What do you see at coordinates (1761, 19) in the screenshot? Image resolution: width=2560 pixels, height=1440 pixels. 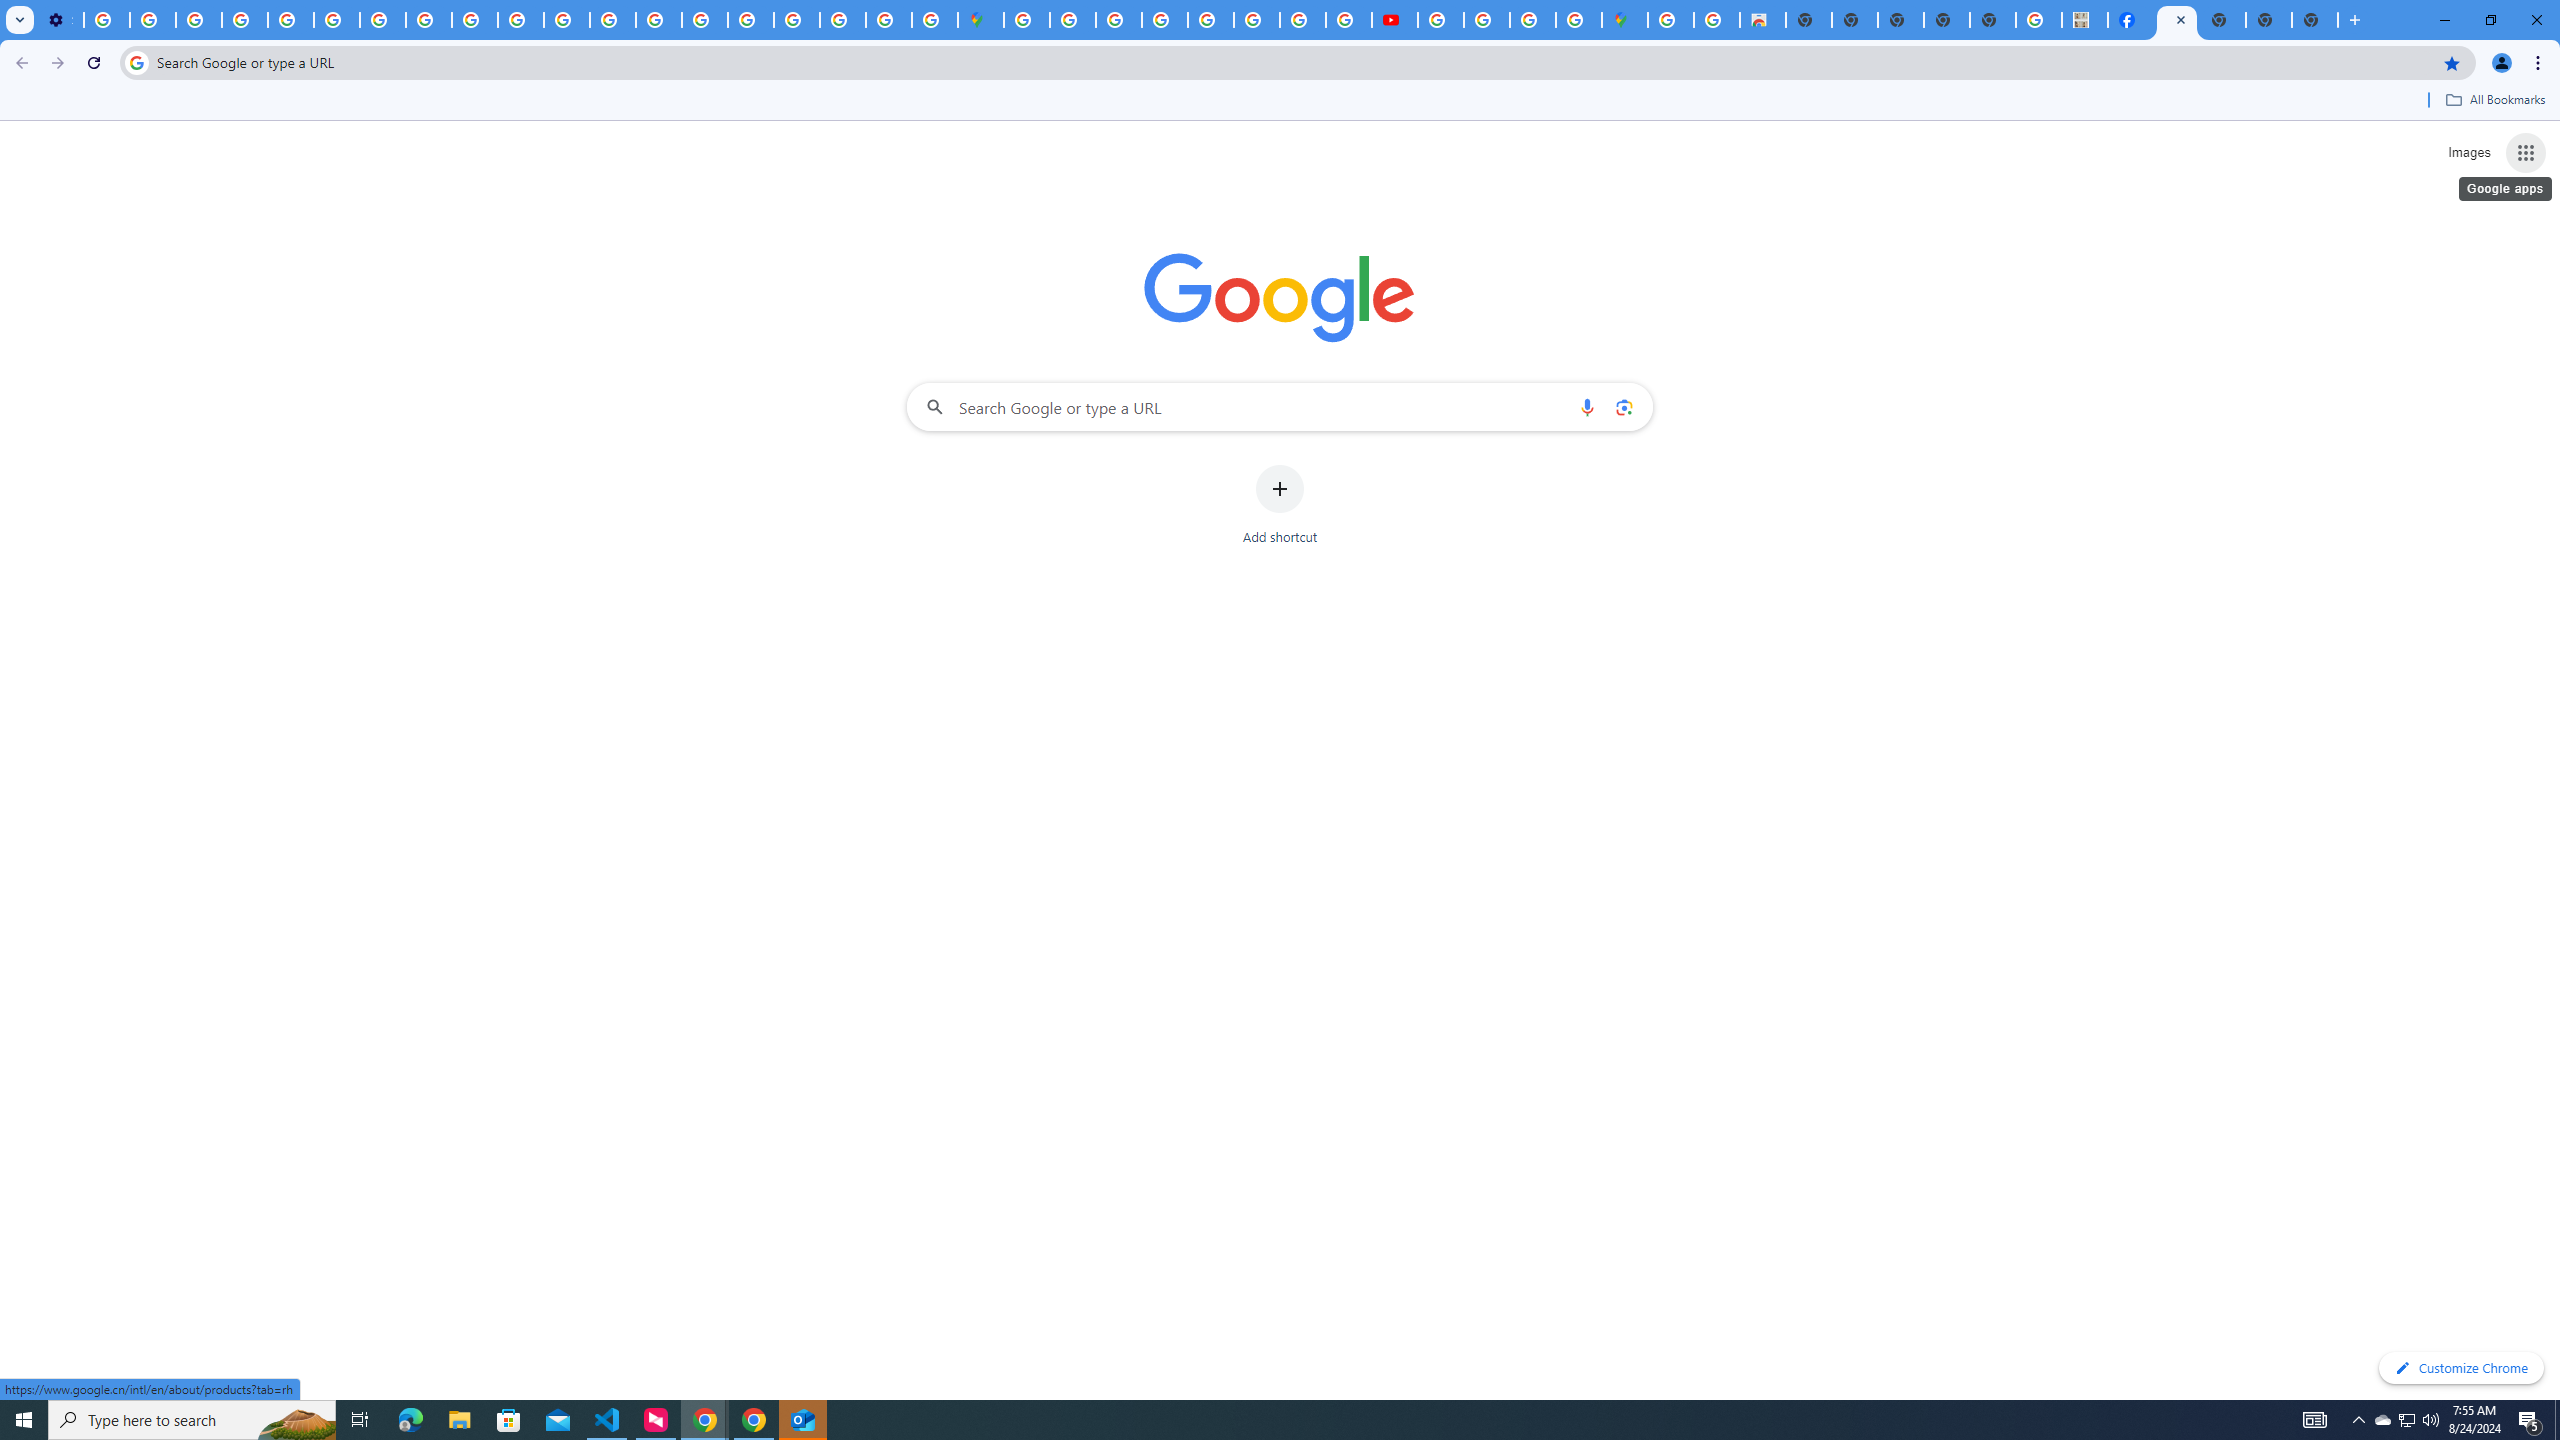 I see `'Chrome Web Store - Shopping'` at bounding box center [1761, 19].